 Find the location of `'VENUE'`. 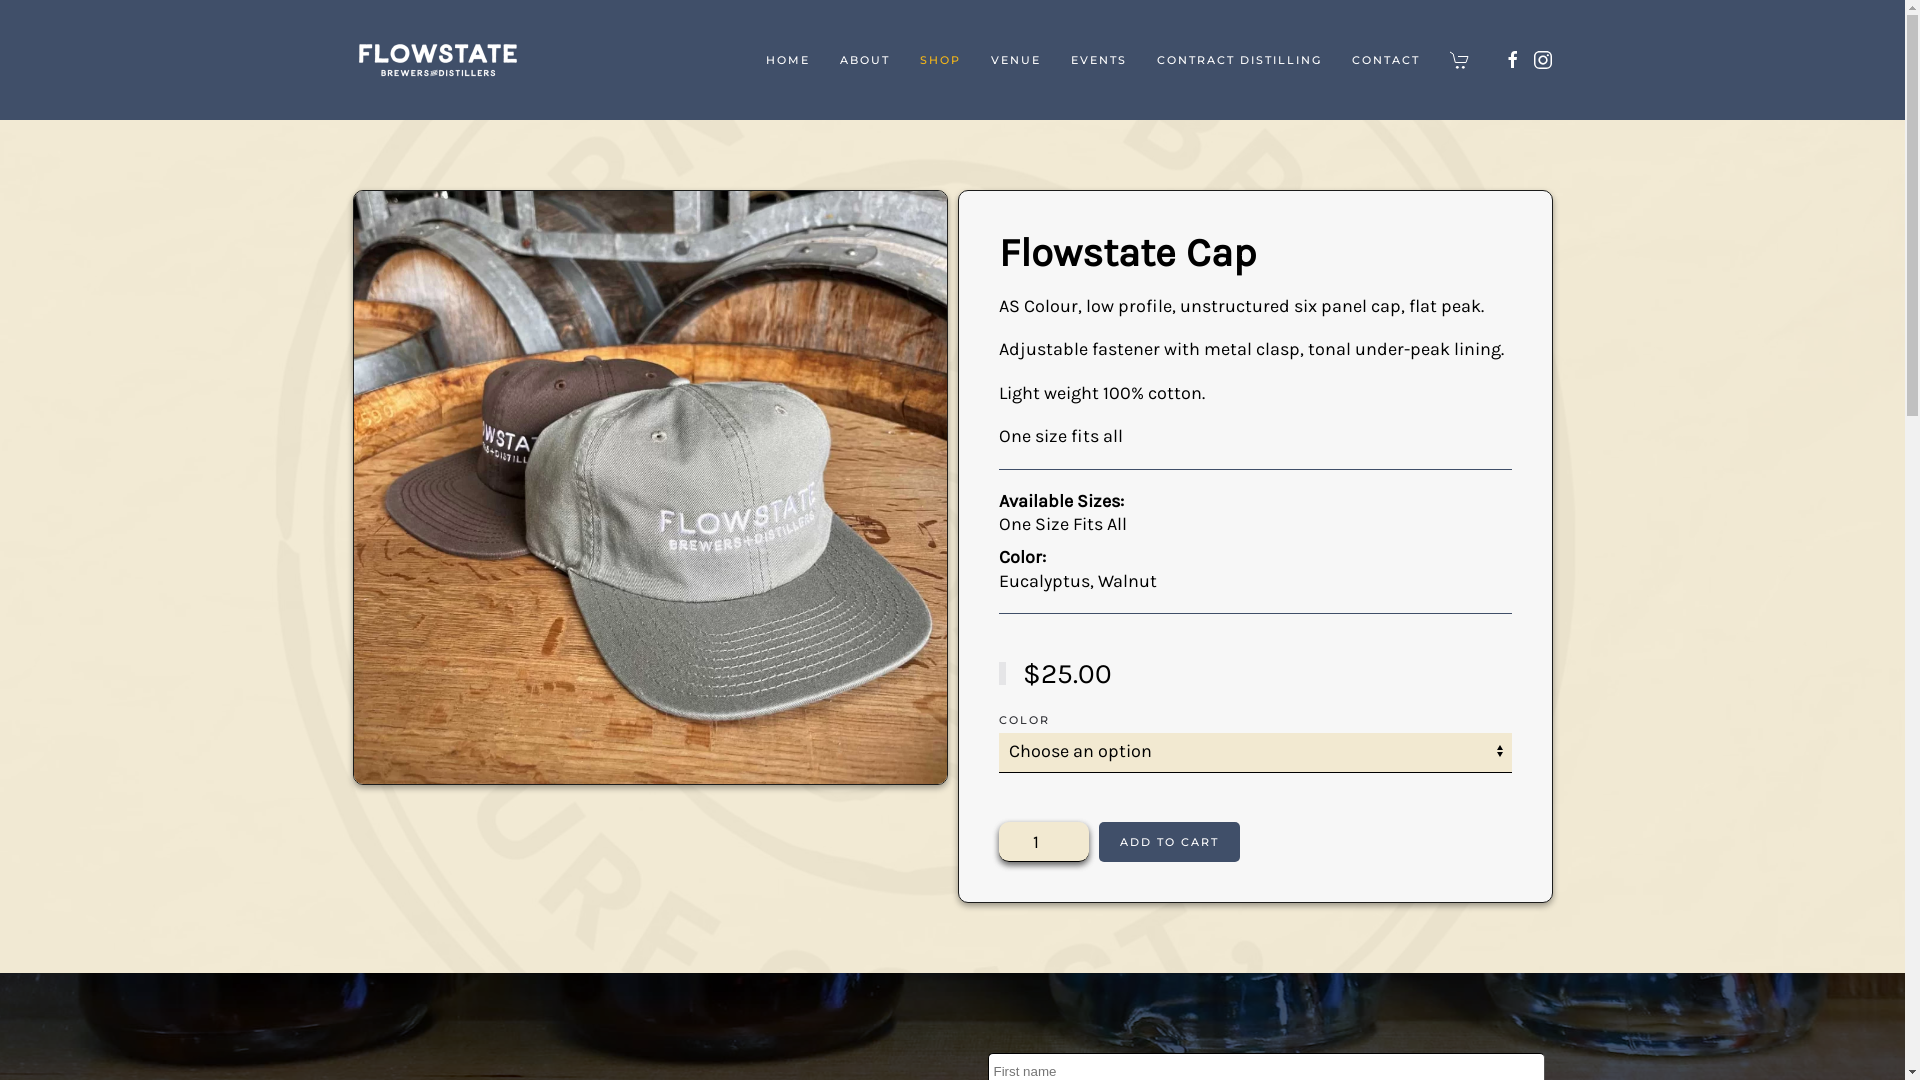

'VENUE' is located at coordinates (1016, 59).